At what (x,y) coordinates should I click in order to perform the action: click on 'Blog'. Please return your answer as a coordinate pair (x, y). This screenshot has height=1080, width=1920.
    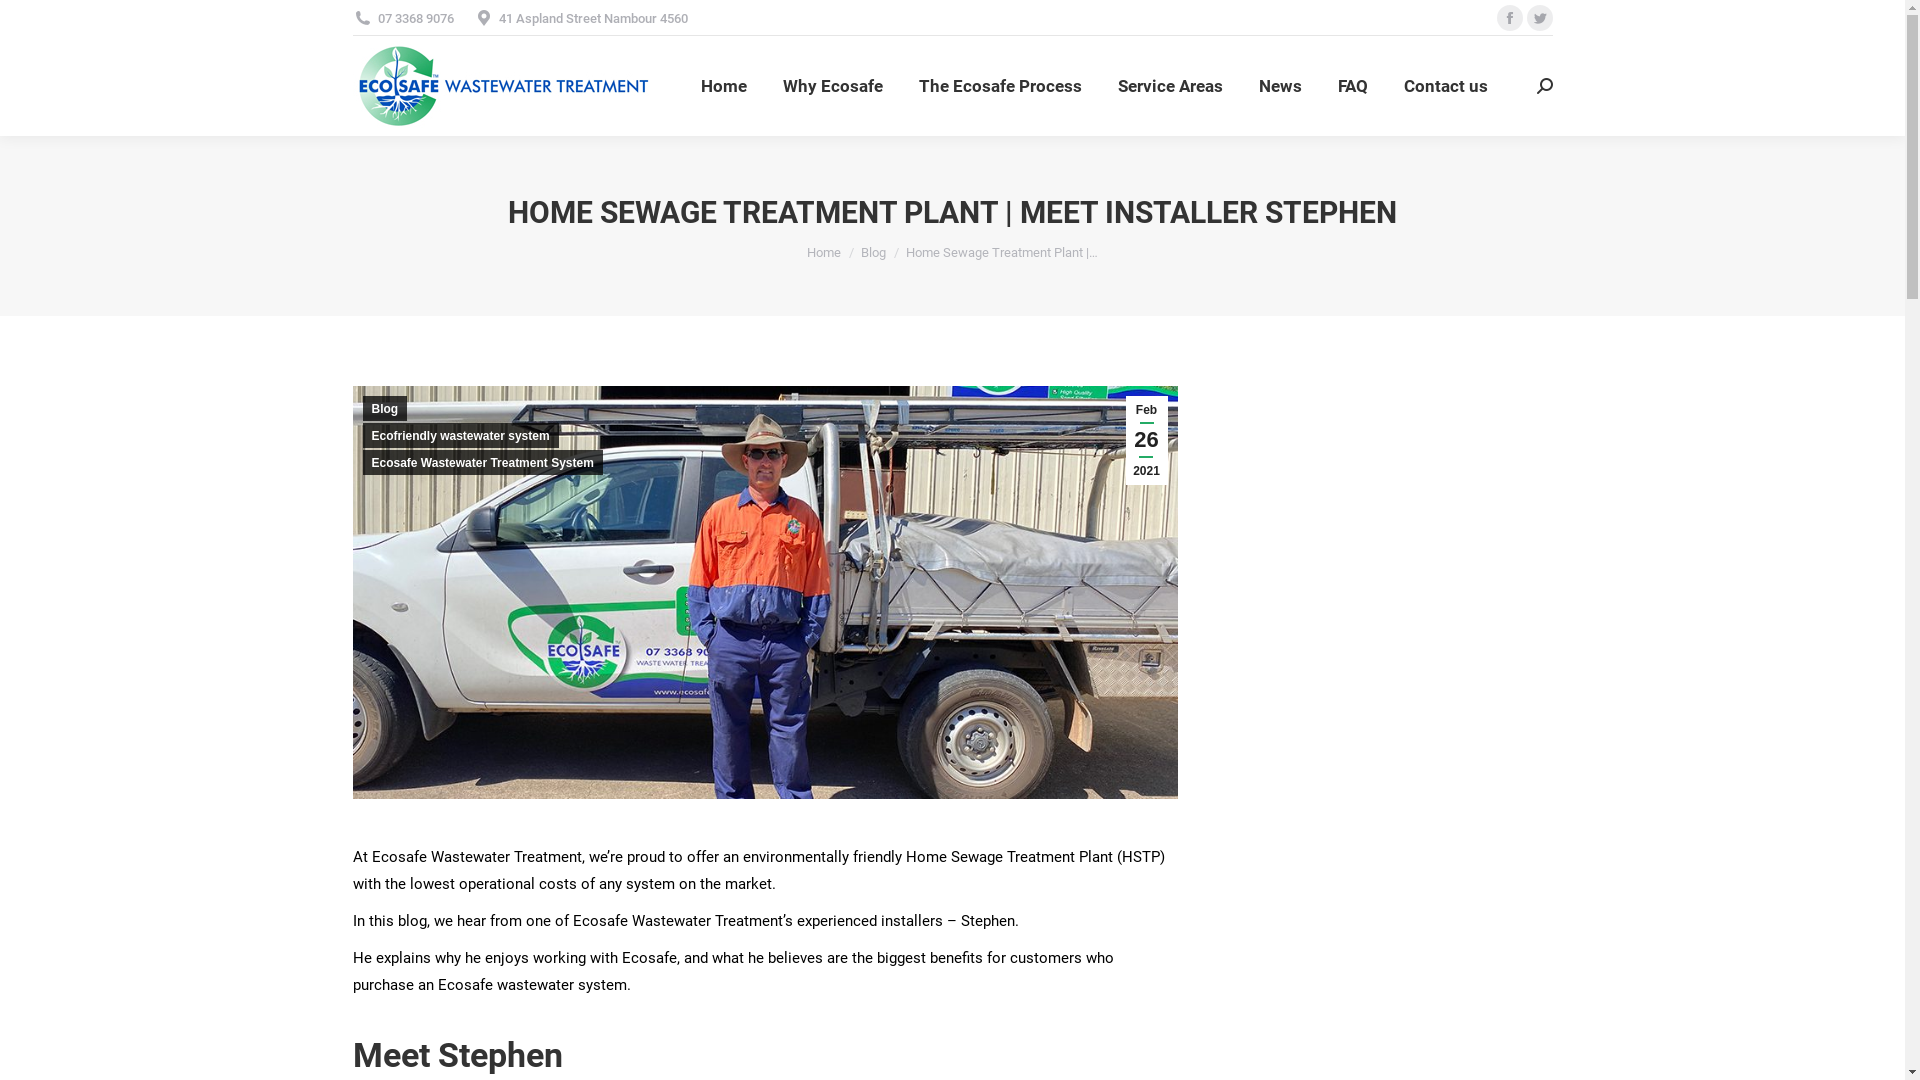
    Looking at the image, I should click on (384, 407).